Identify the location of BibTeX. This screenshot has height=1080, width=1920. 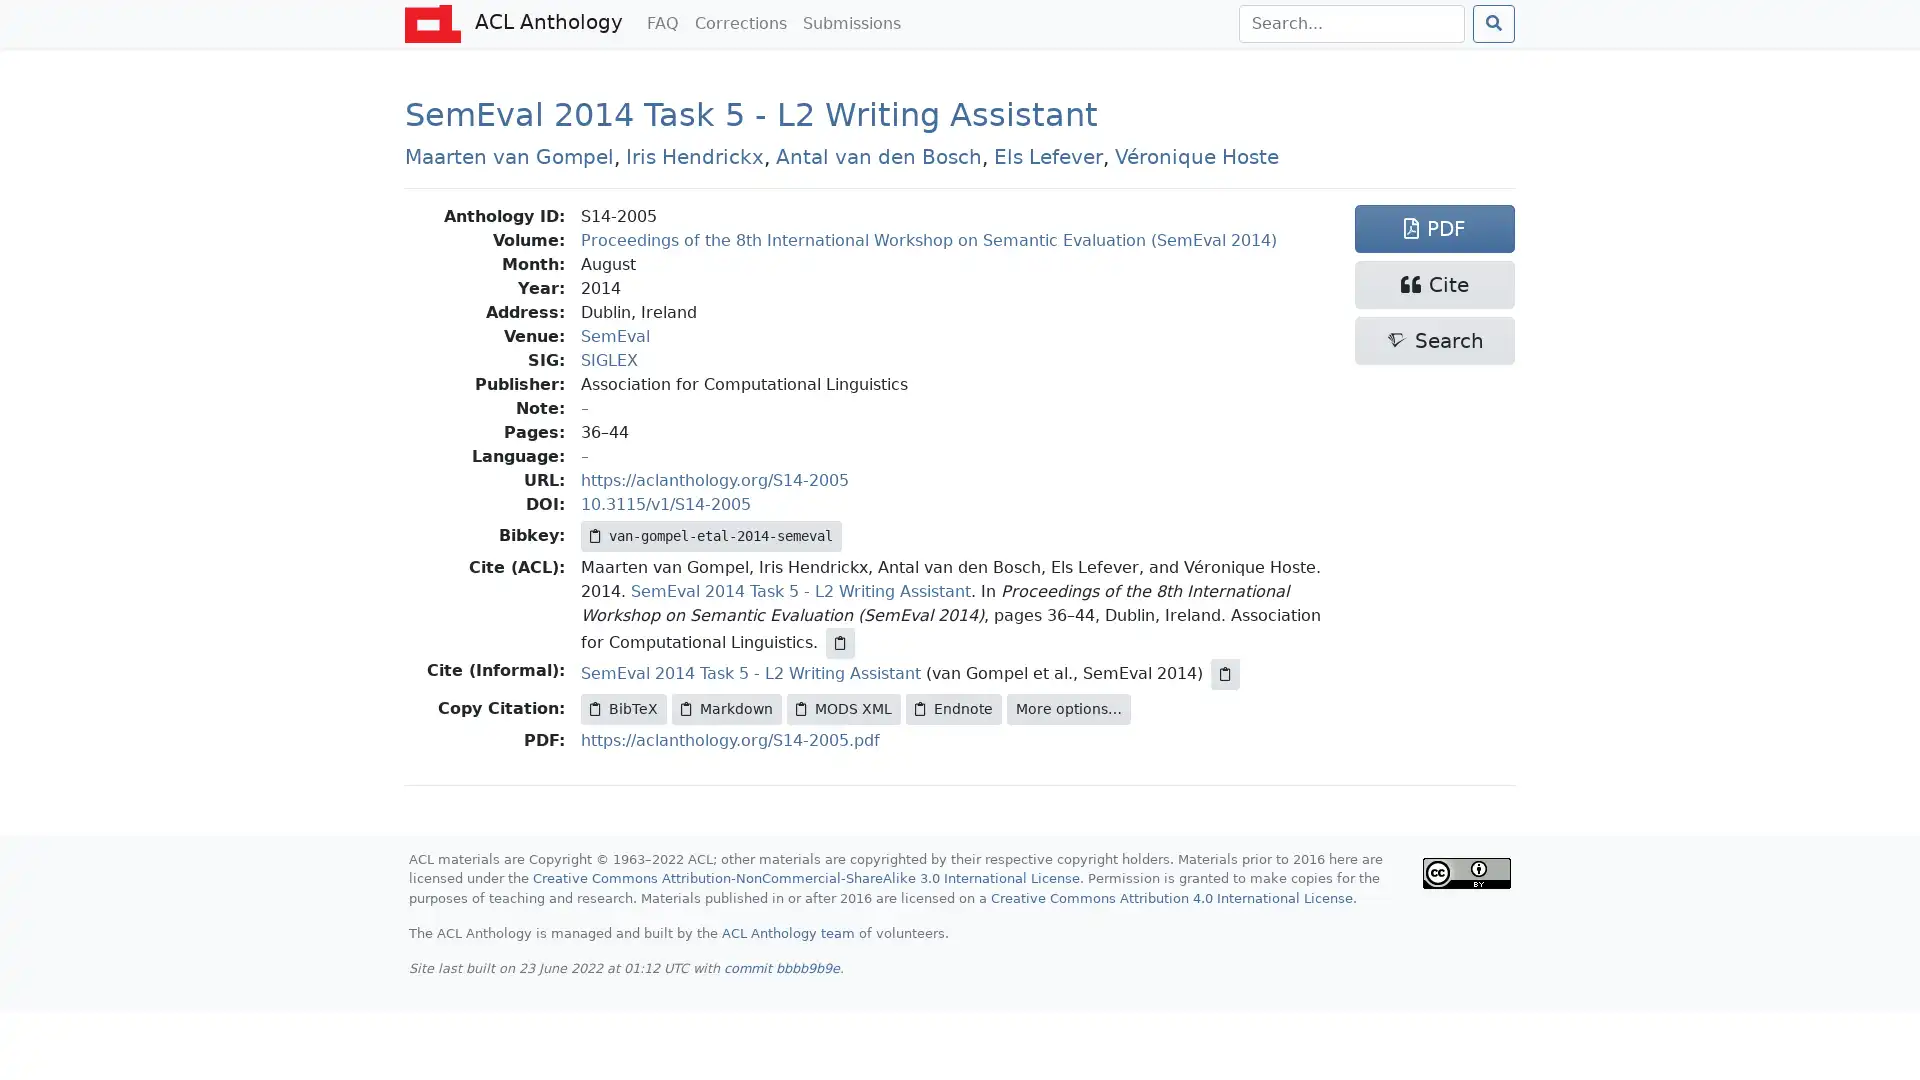
(623, 708).